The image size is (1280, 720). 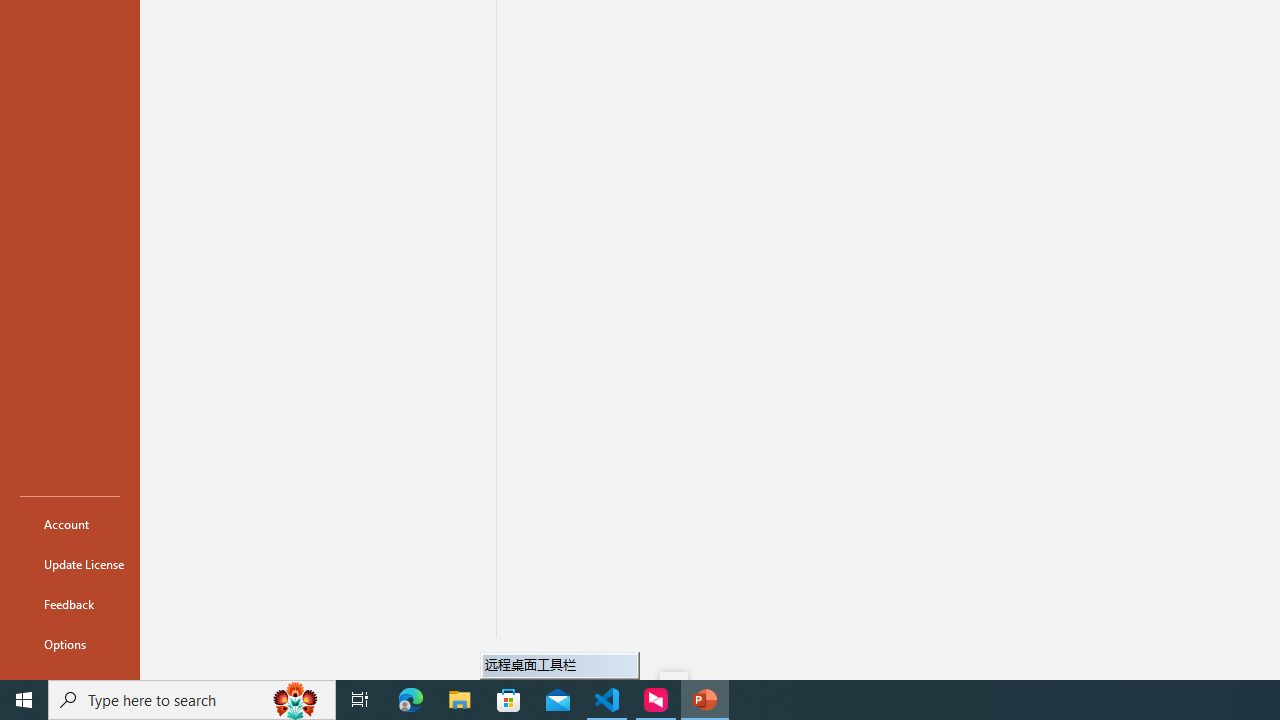 I want to click on 'Feedback', so click(x=69, y=603).